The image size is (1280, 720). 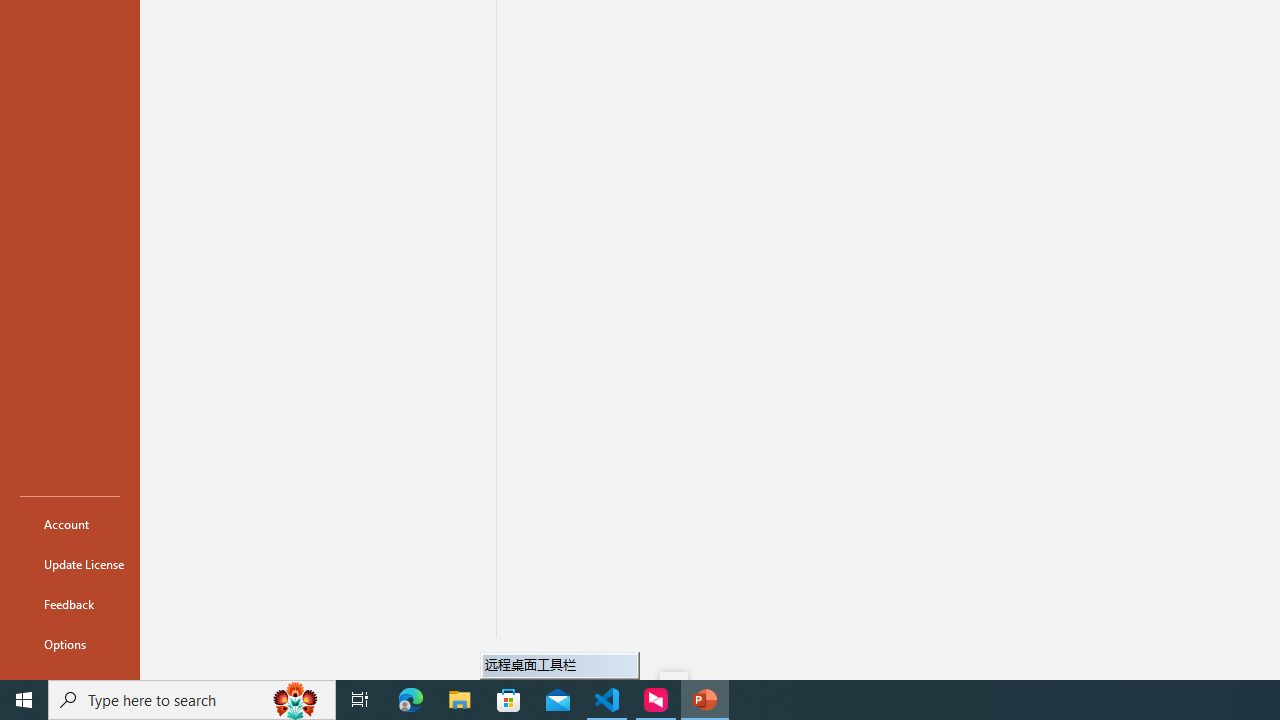 I want to click on 'Feedback', so click(x=69, y=603).